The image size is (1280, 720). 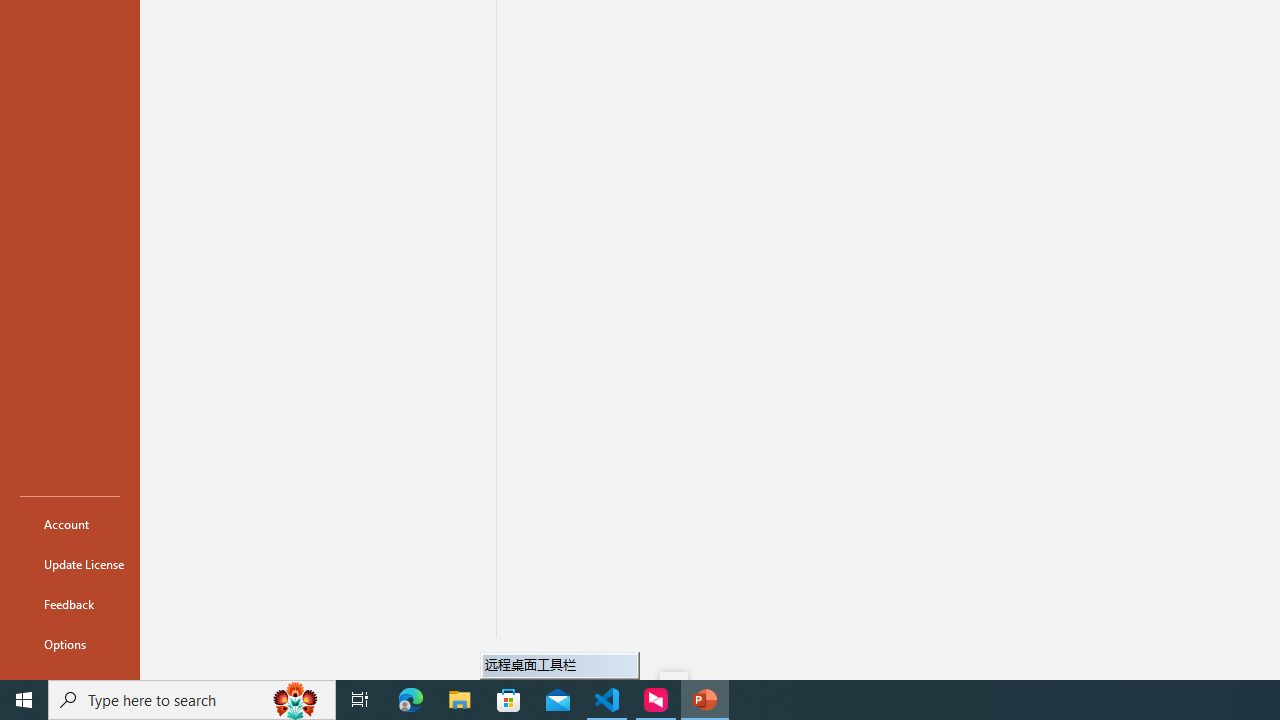 I want to click on 'Feedback', so click(x=69, y=603).